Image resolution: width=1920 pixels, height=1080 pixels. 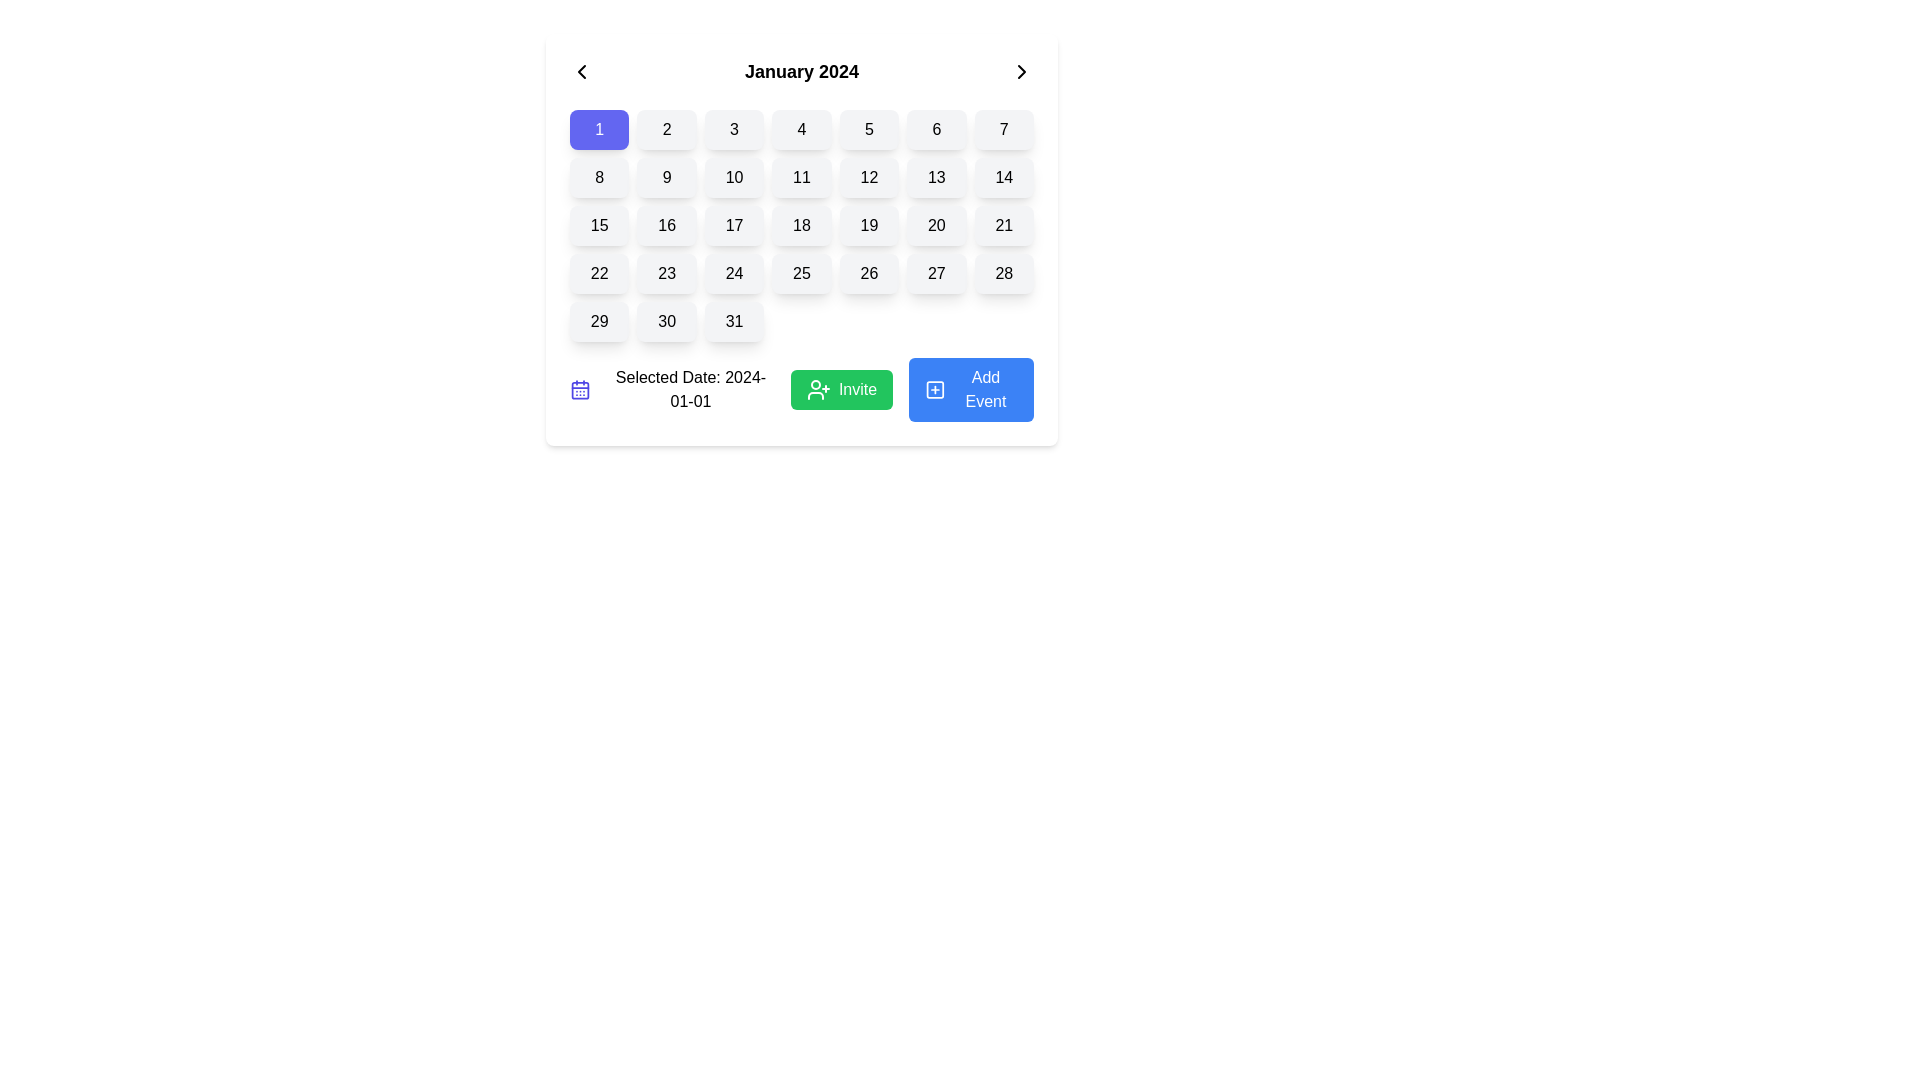 I want to click on the Calendar Day Cell displaying the date '17', so click(x=733, y=225).